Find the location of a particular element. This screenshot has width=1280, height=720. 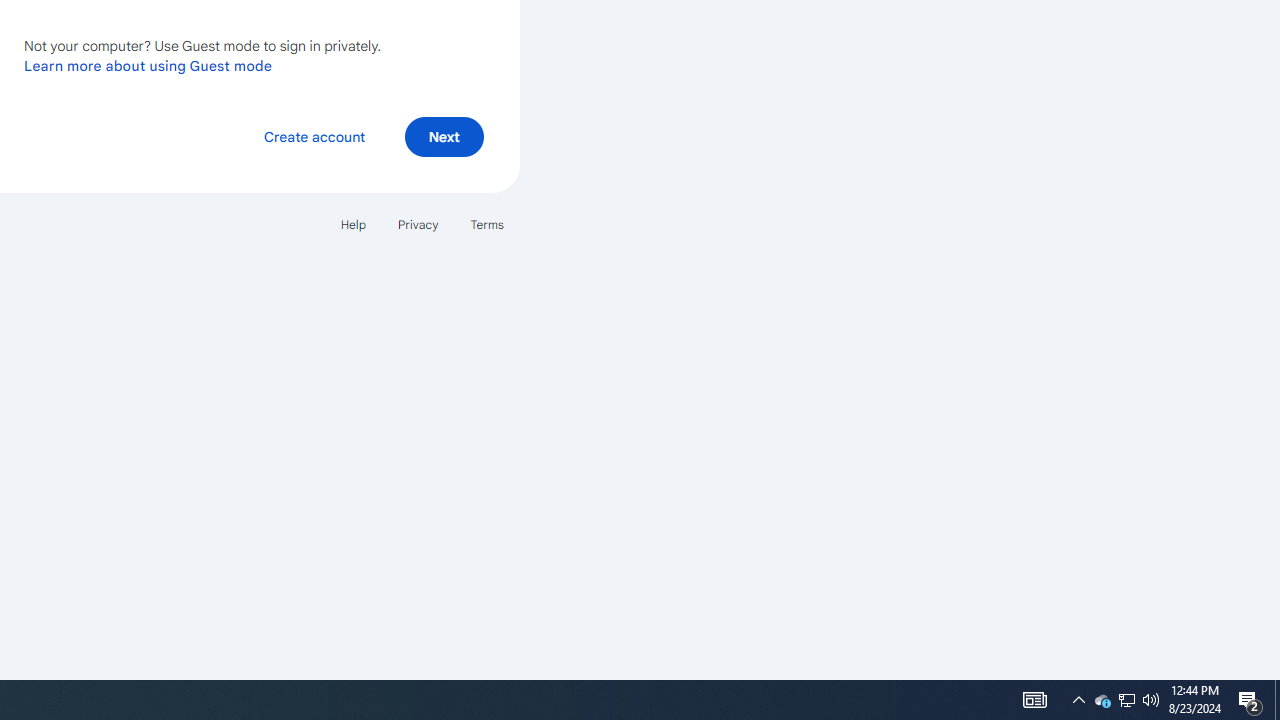

'Terms' is located at coordinates (487, 224).